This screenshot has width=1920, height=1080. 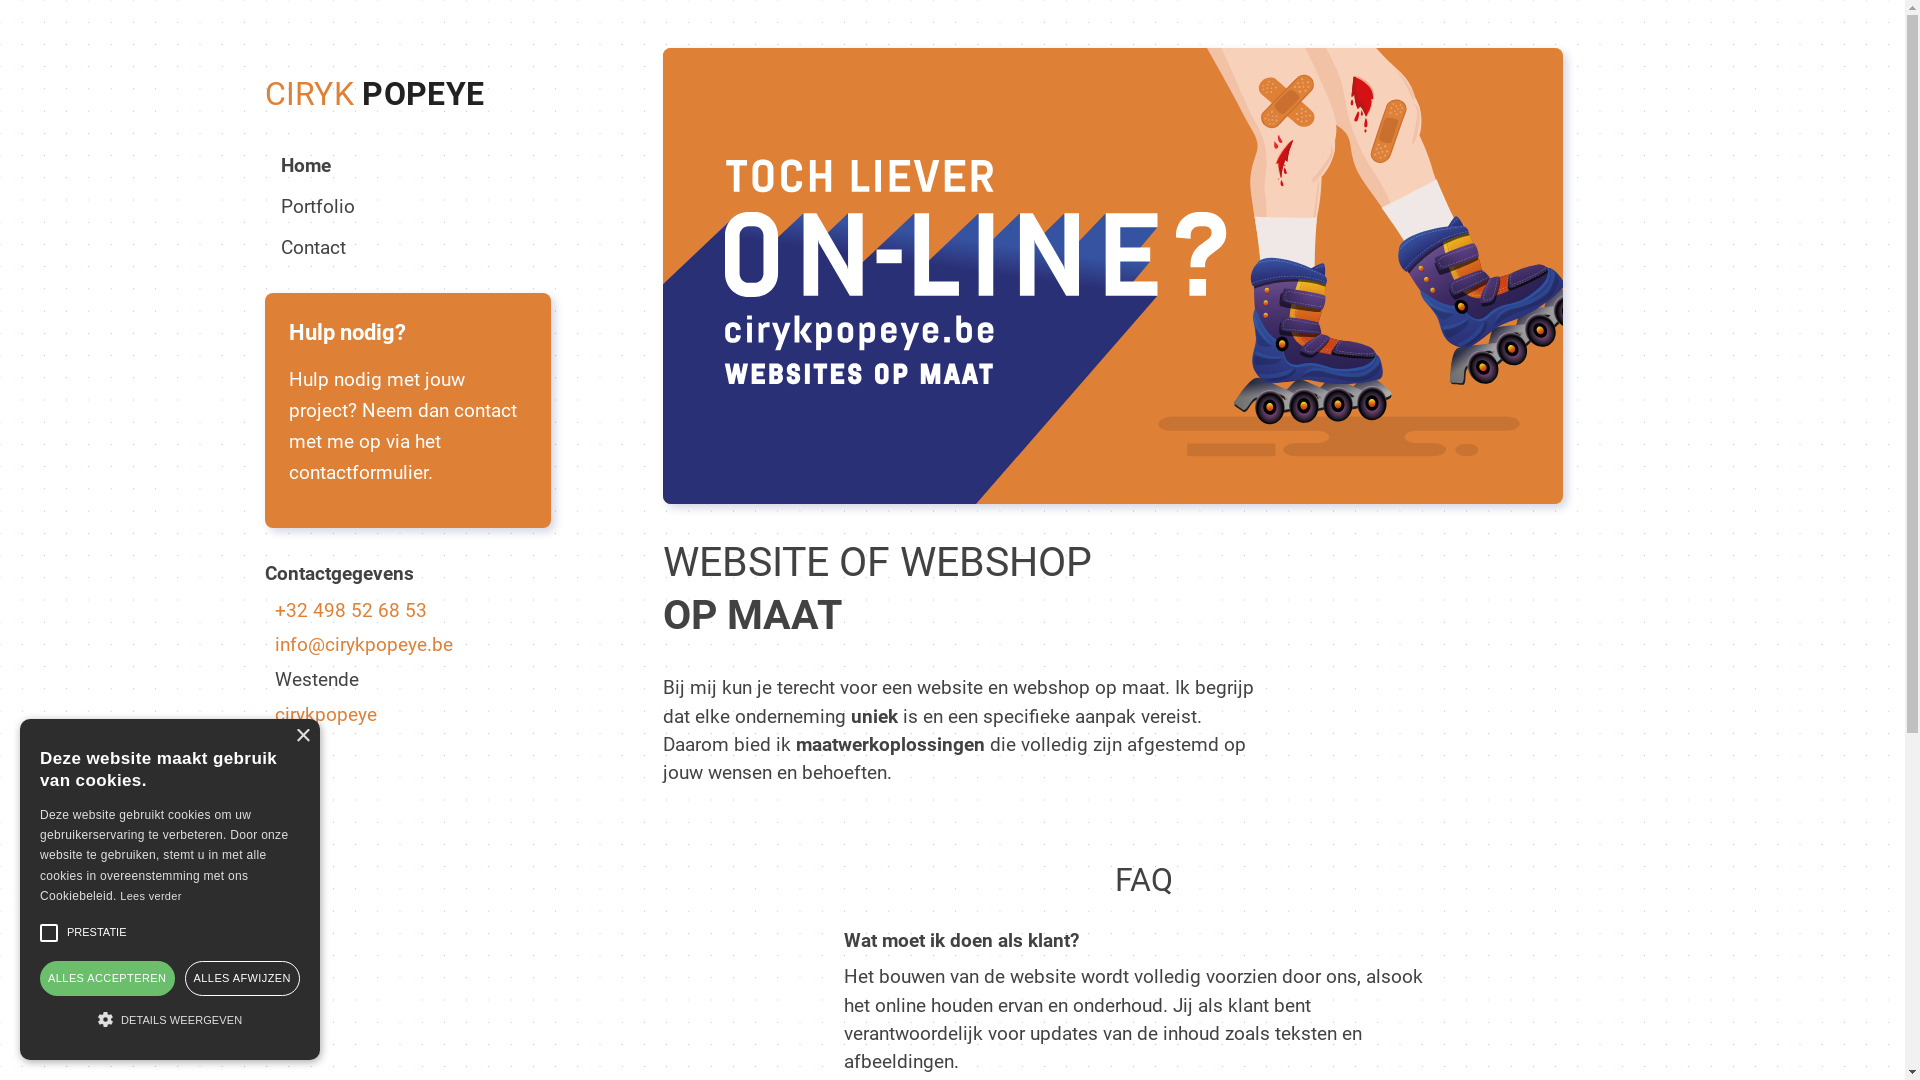 I want to click on 'CIRYK POPEYE', so click(x=374, y=93).